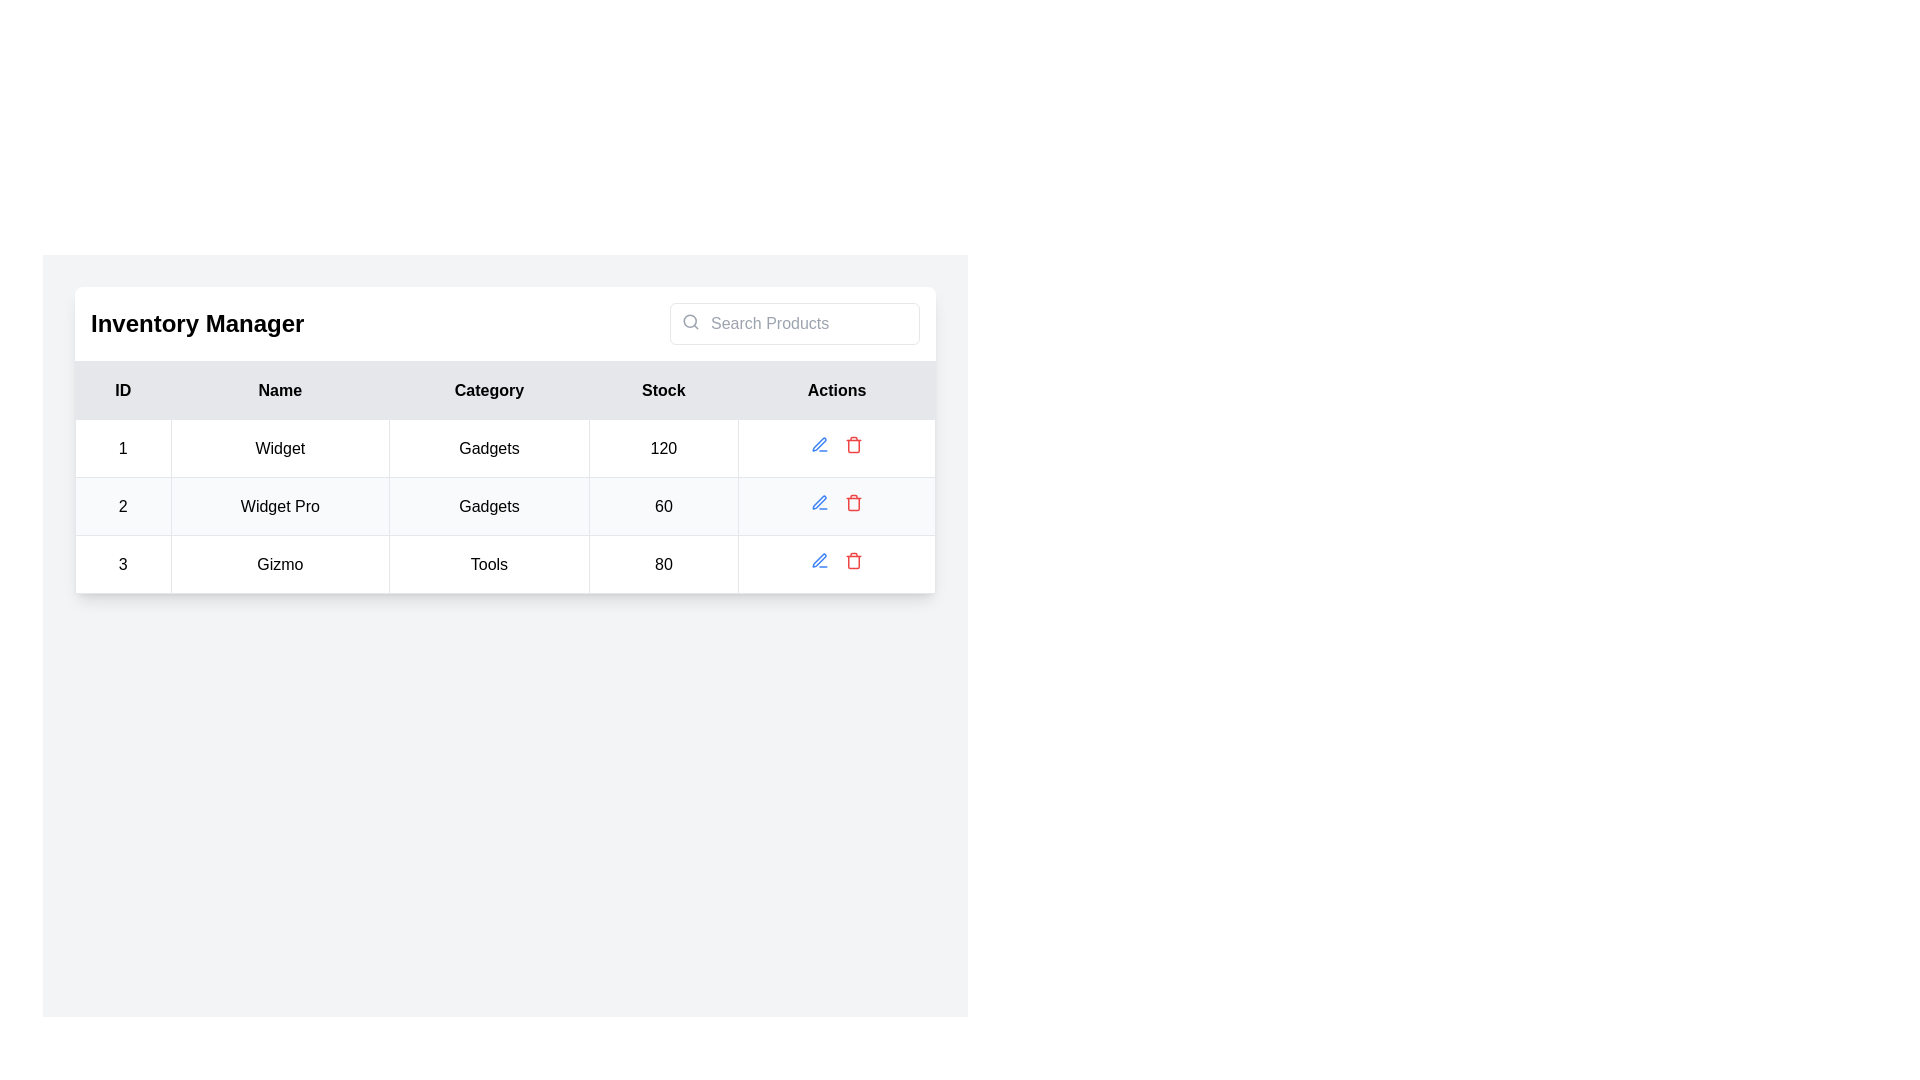 The image size is (1920, 1080). I want to click on the text element labeled 'Widget' in the second column of the product entry table, which has a white background and is bordered, so click(279, 447).